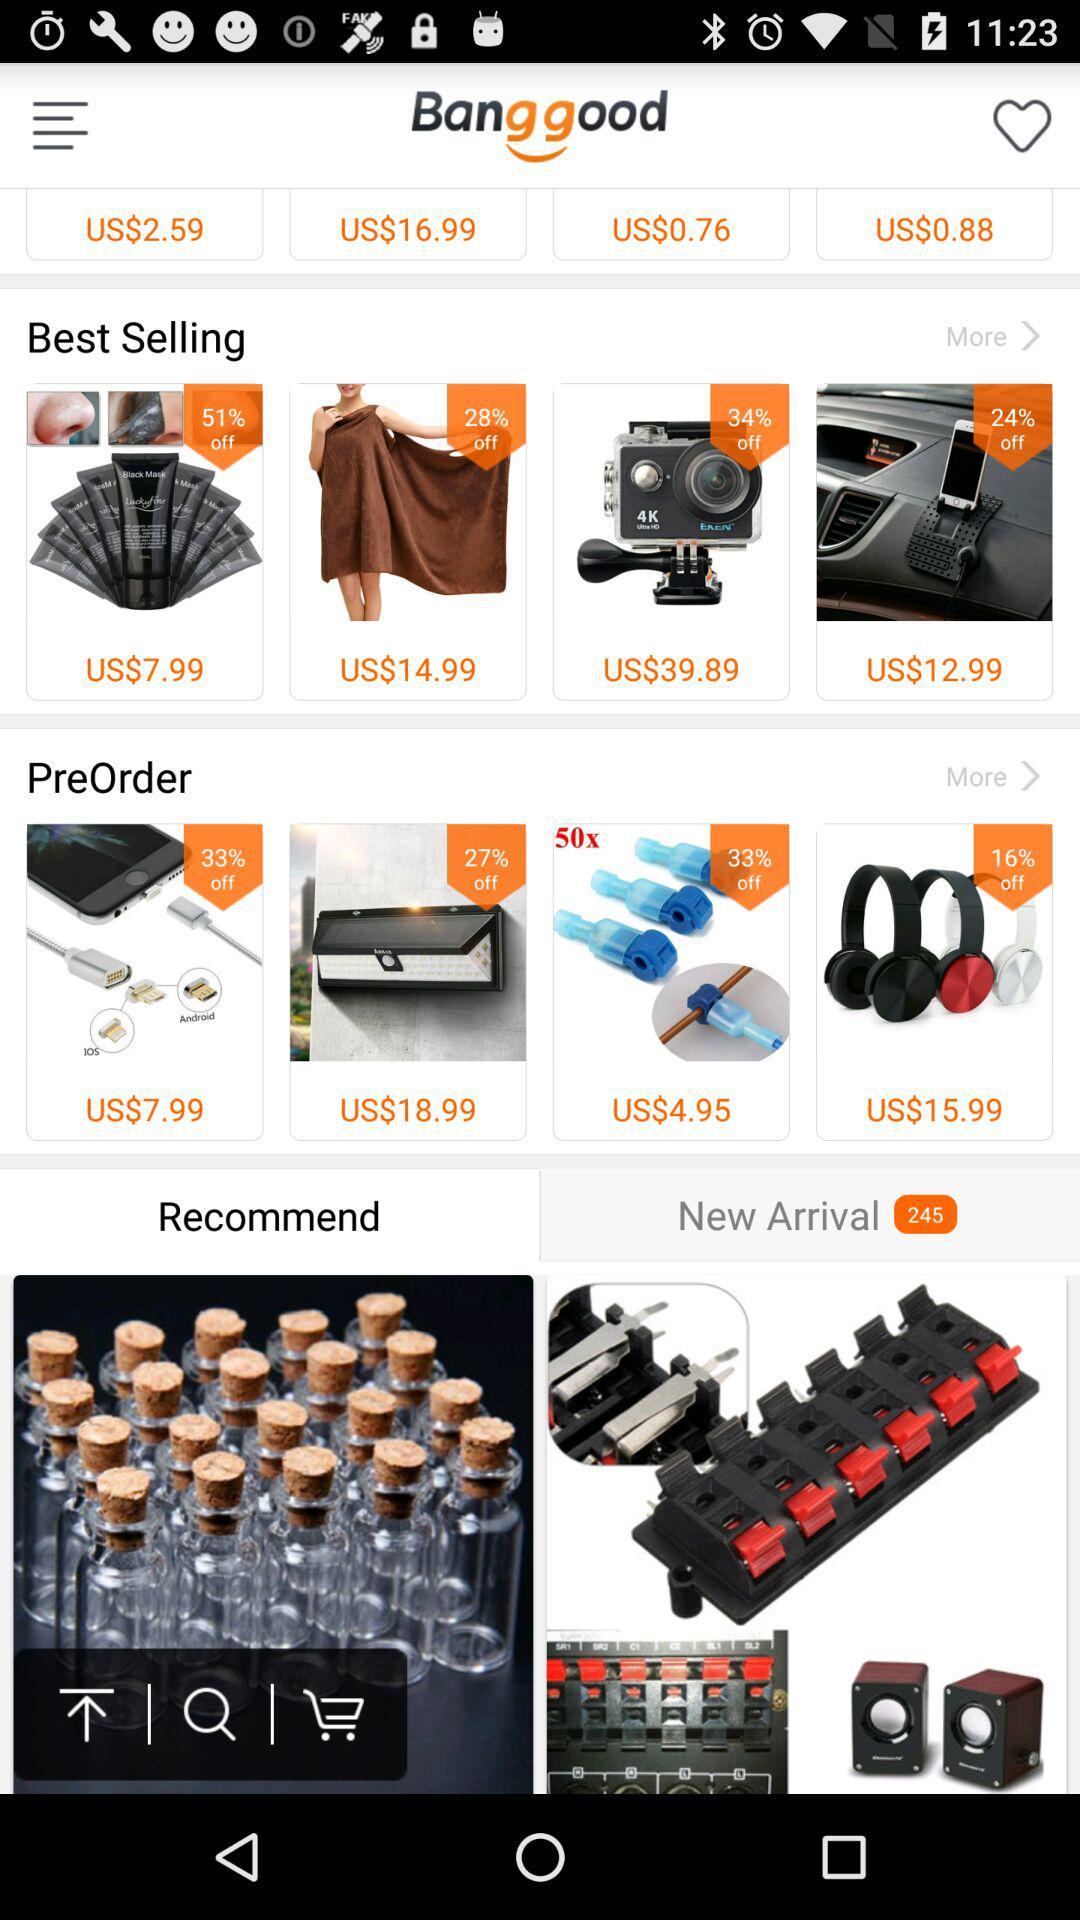 Image resolution: width=1080 pixels, height=1920 pixels. Describe the element at coordinates (268, 1214) in the screenshot. I see `recommend item` at that location.